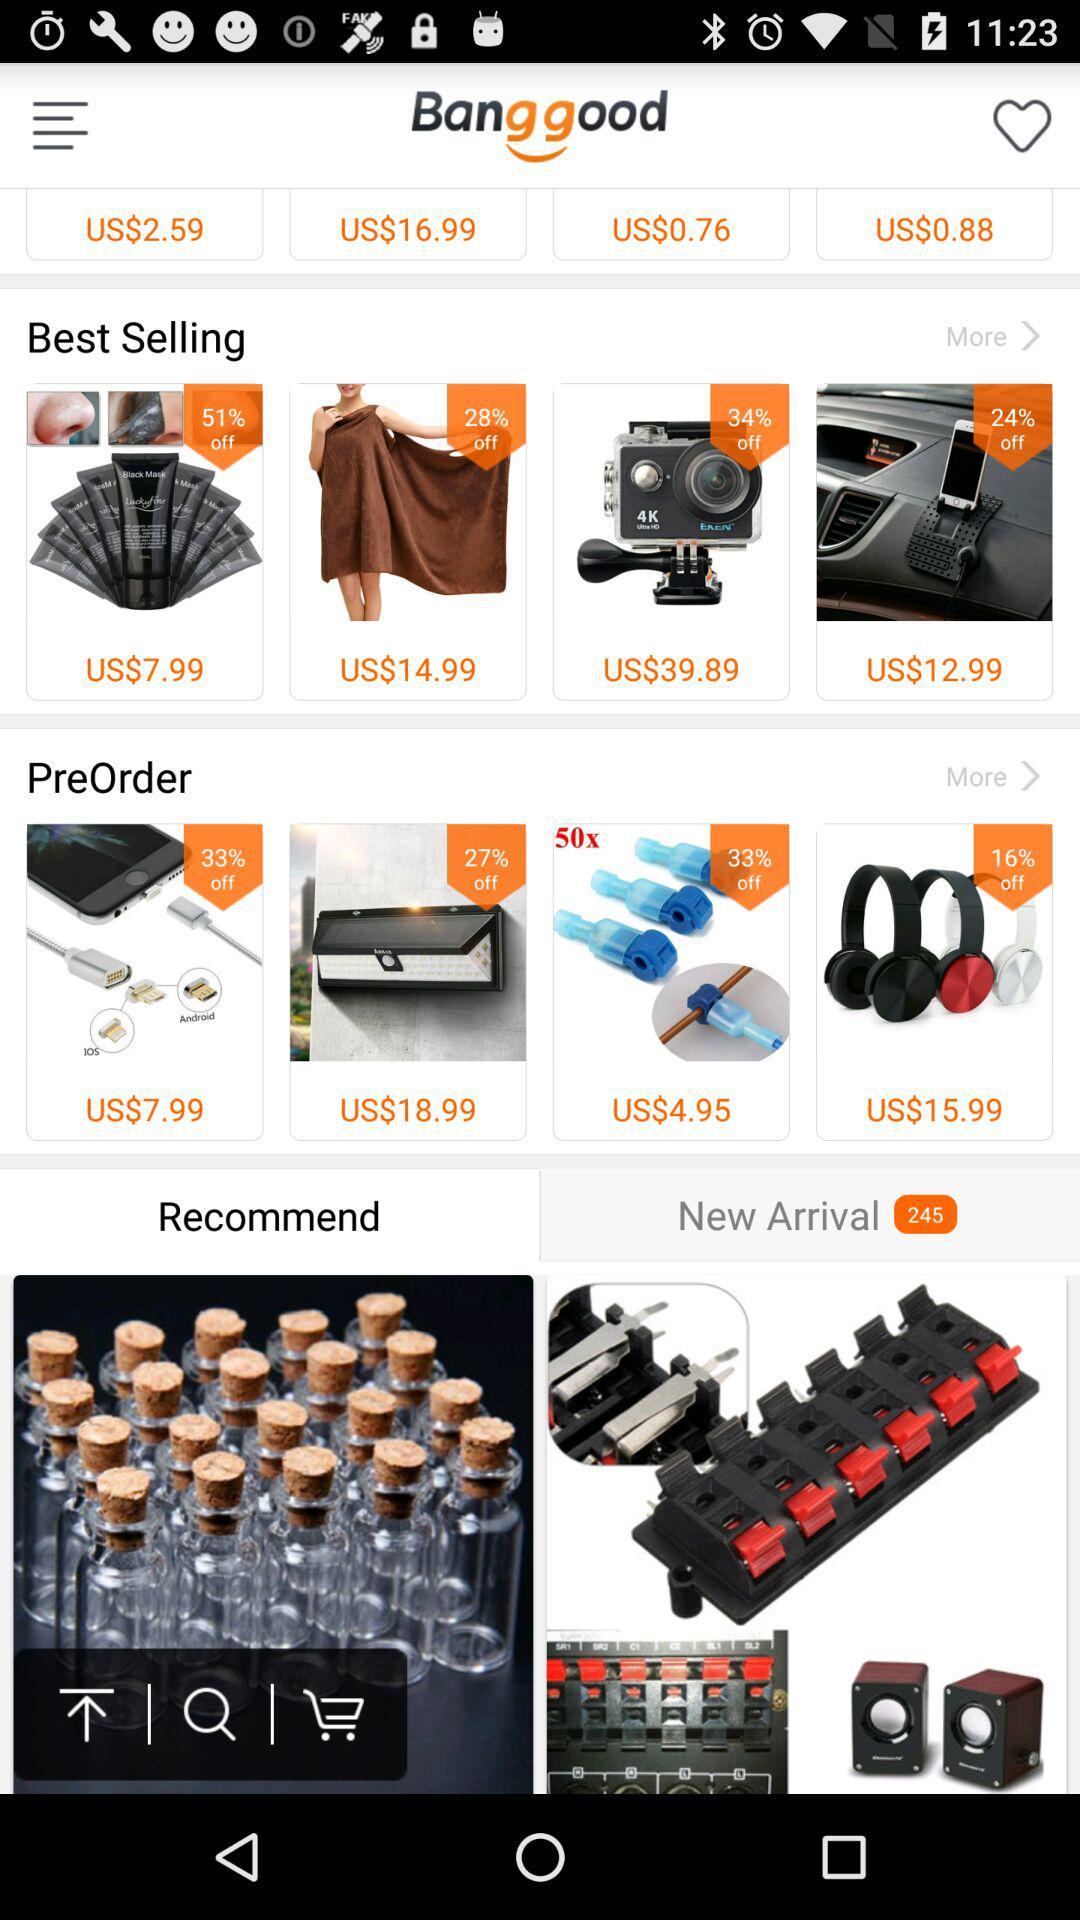 Image resolution: width=1080 pixels, height=1920 pixels. Describe the element at coordinates (268, 1214) in the screenshot. I see `recommend item` at that location.